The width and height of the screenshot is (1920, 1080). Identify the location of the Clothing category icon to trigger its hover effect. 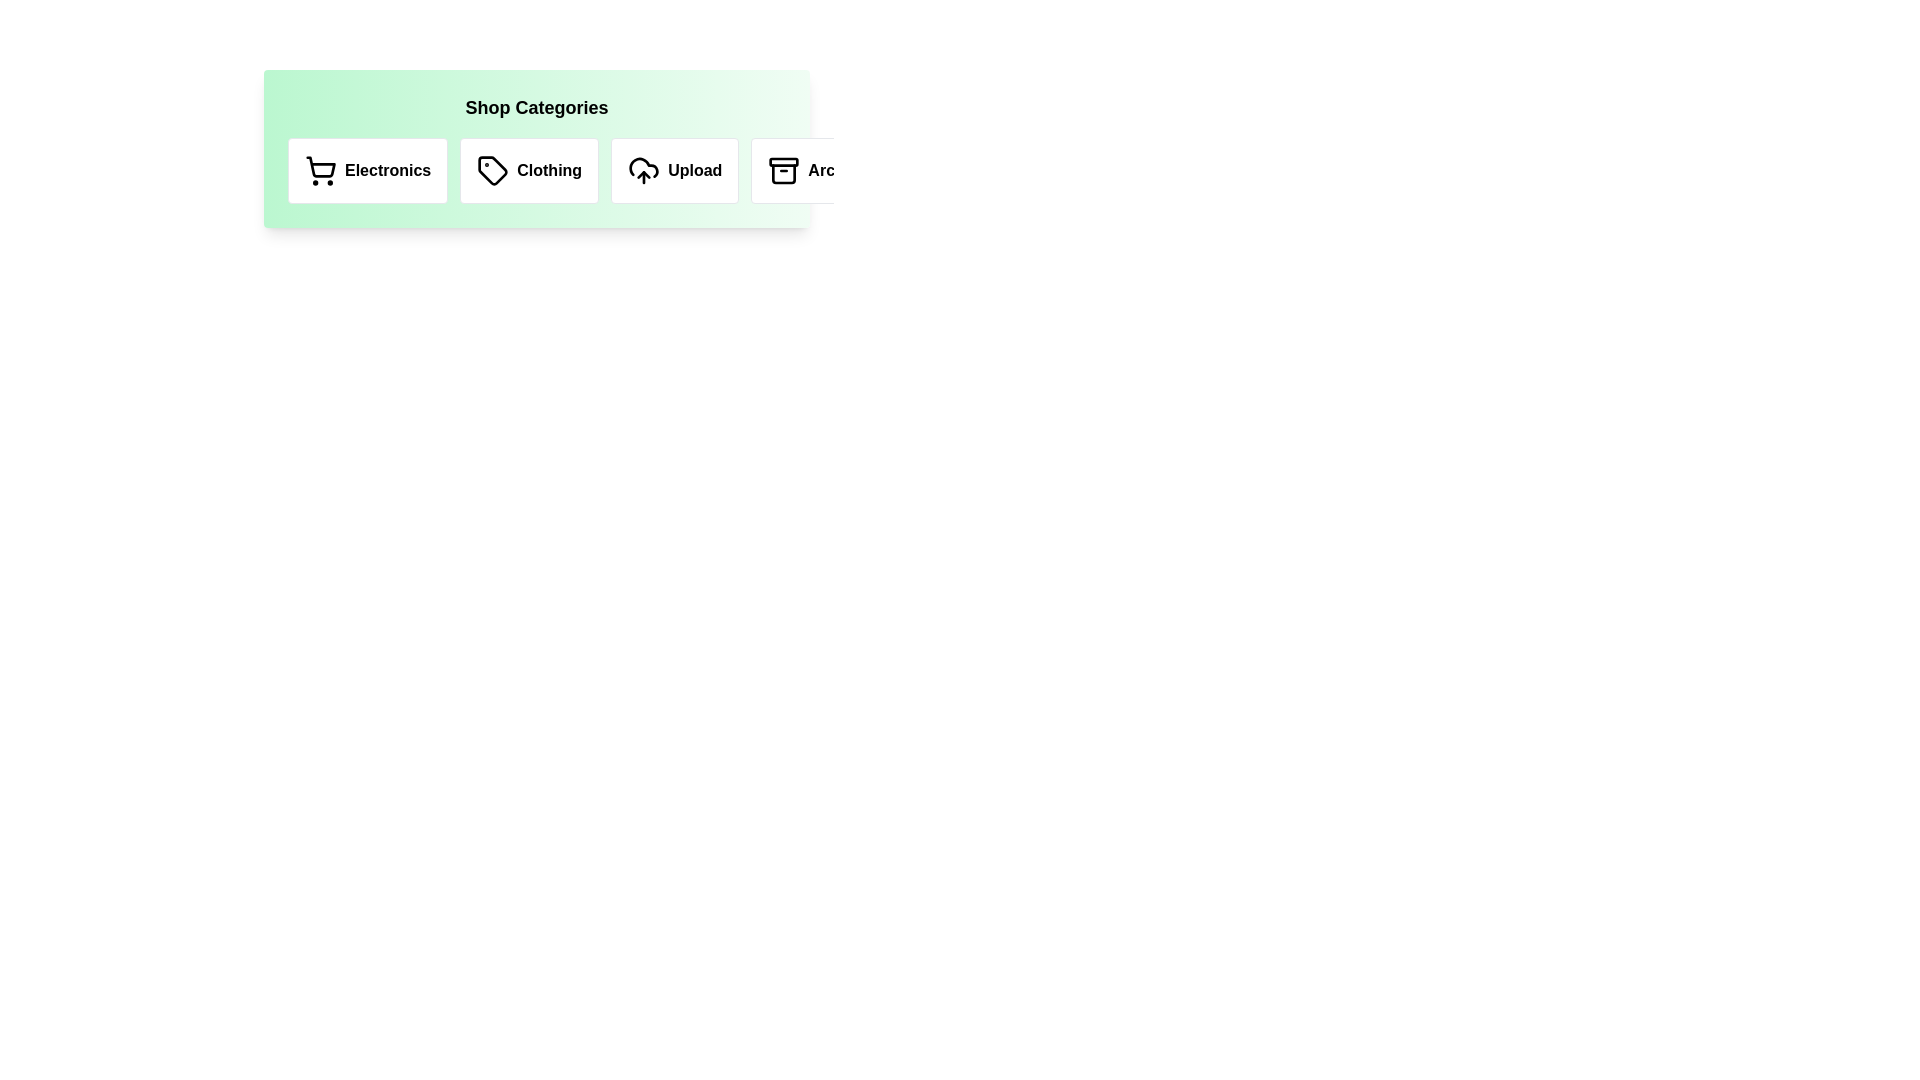
(529, 169).